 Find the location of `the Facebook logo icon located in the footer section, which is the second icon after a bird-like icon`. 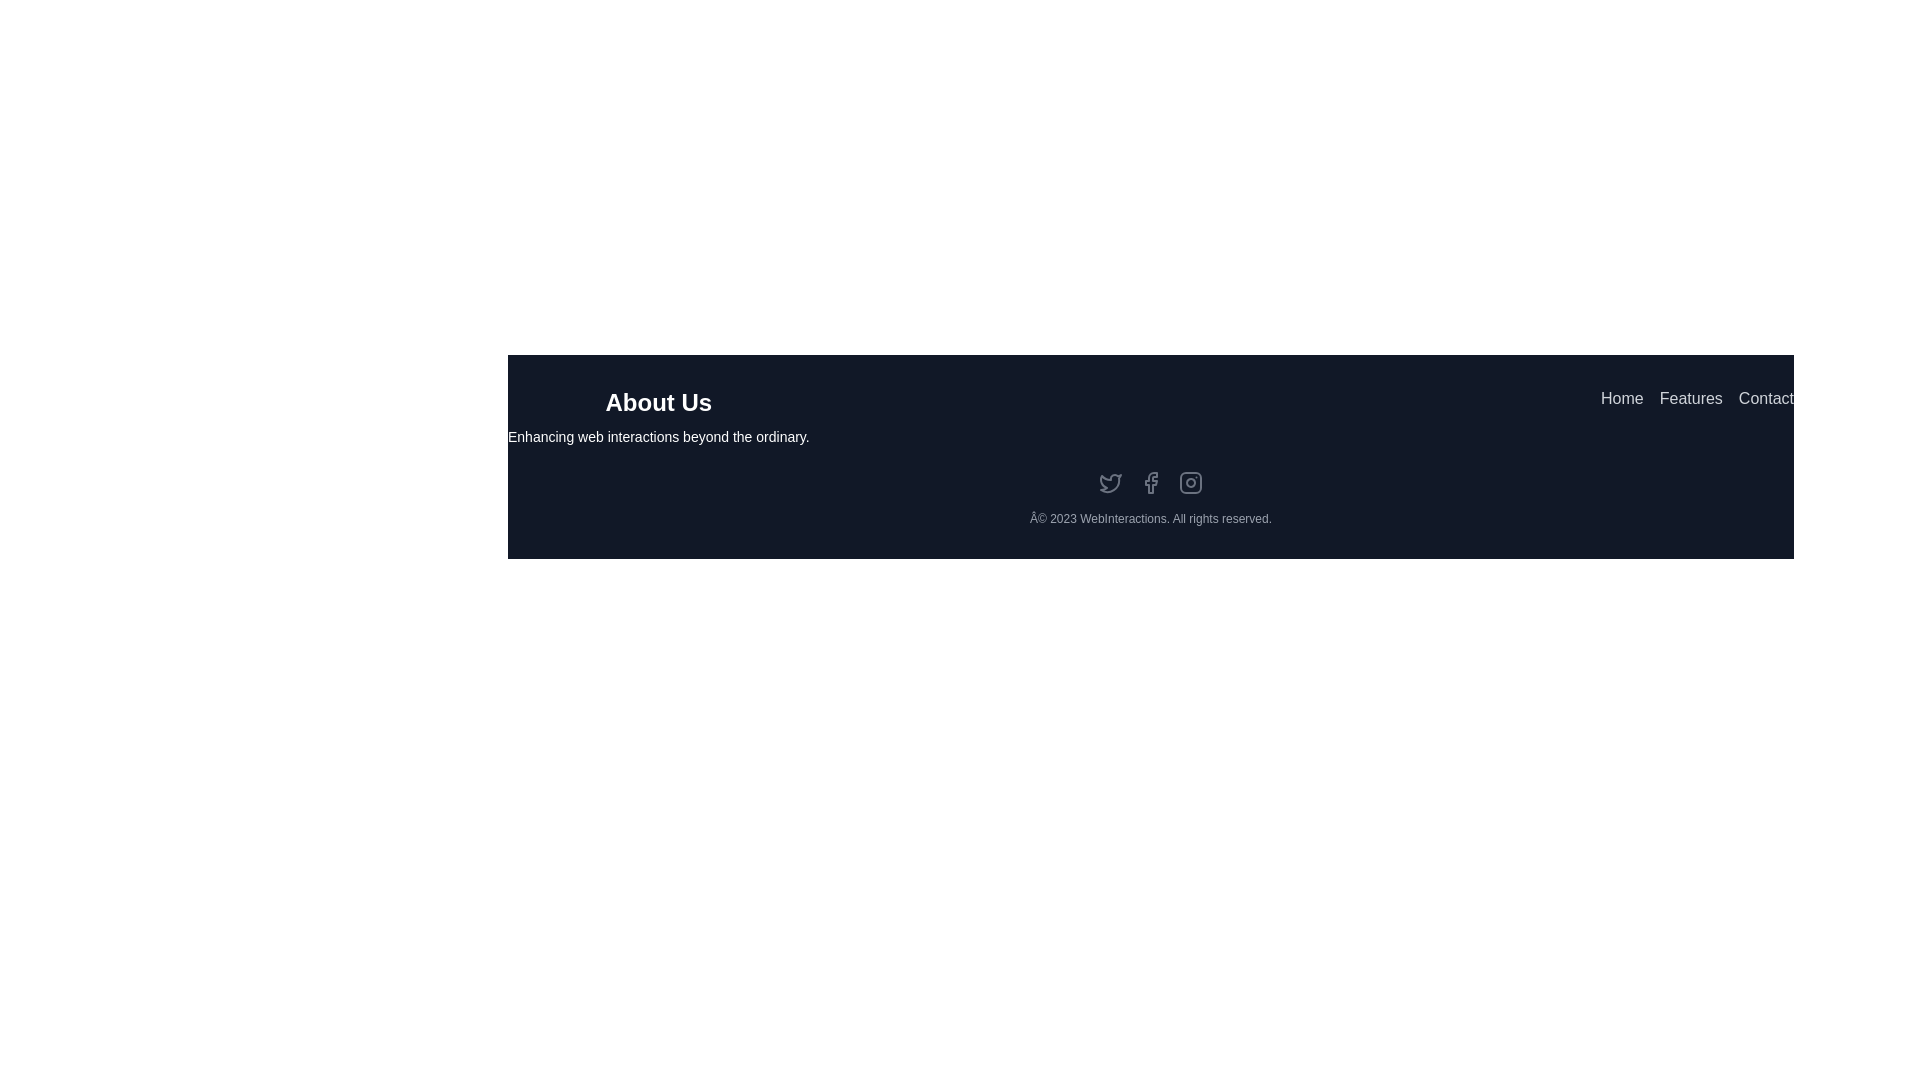

the Facebook logo icon located in the footer section, which is the second icon after a bird-like icon is located at coordinates (1151, 482).